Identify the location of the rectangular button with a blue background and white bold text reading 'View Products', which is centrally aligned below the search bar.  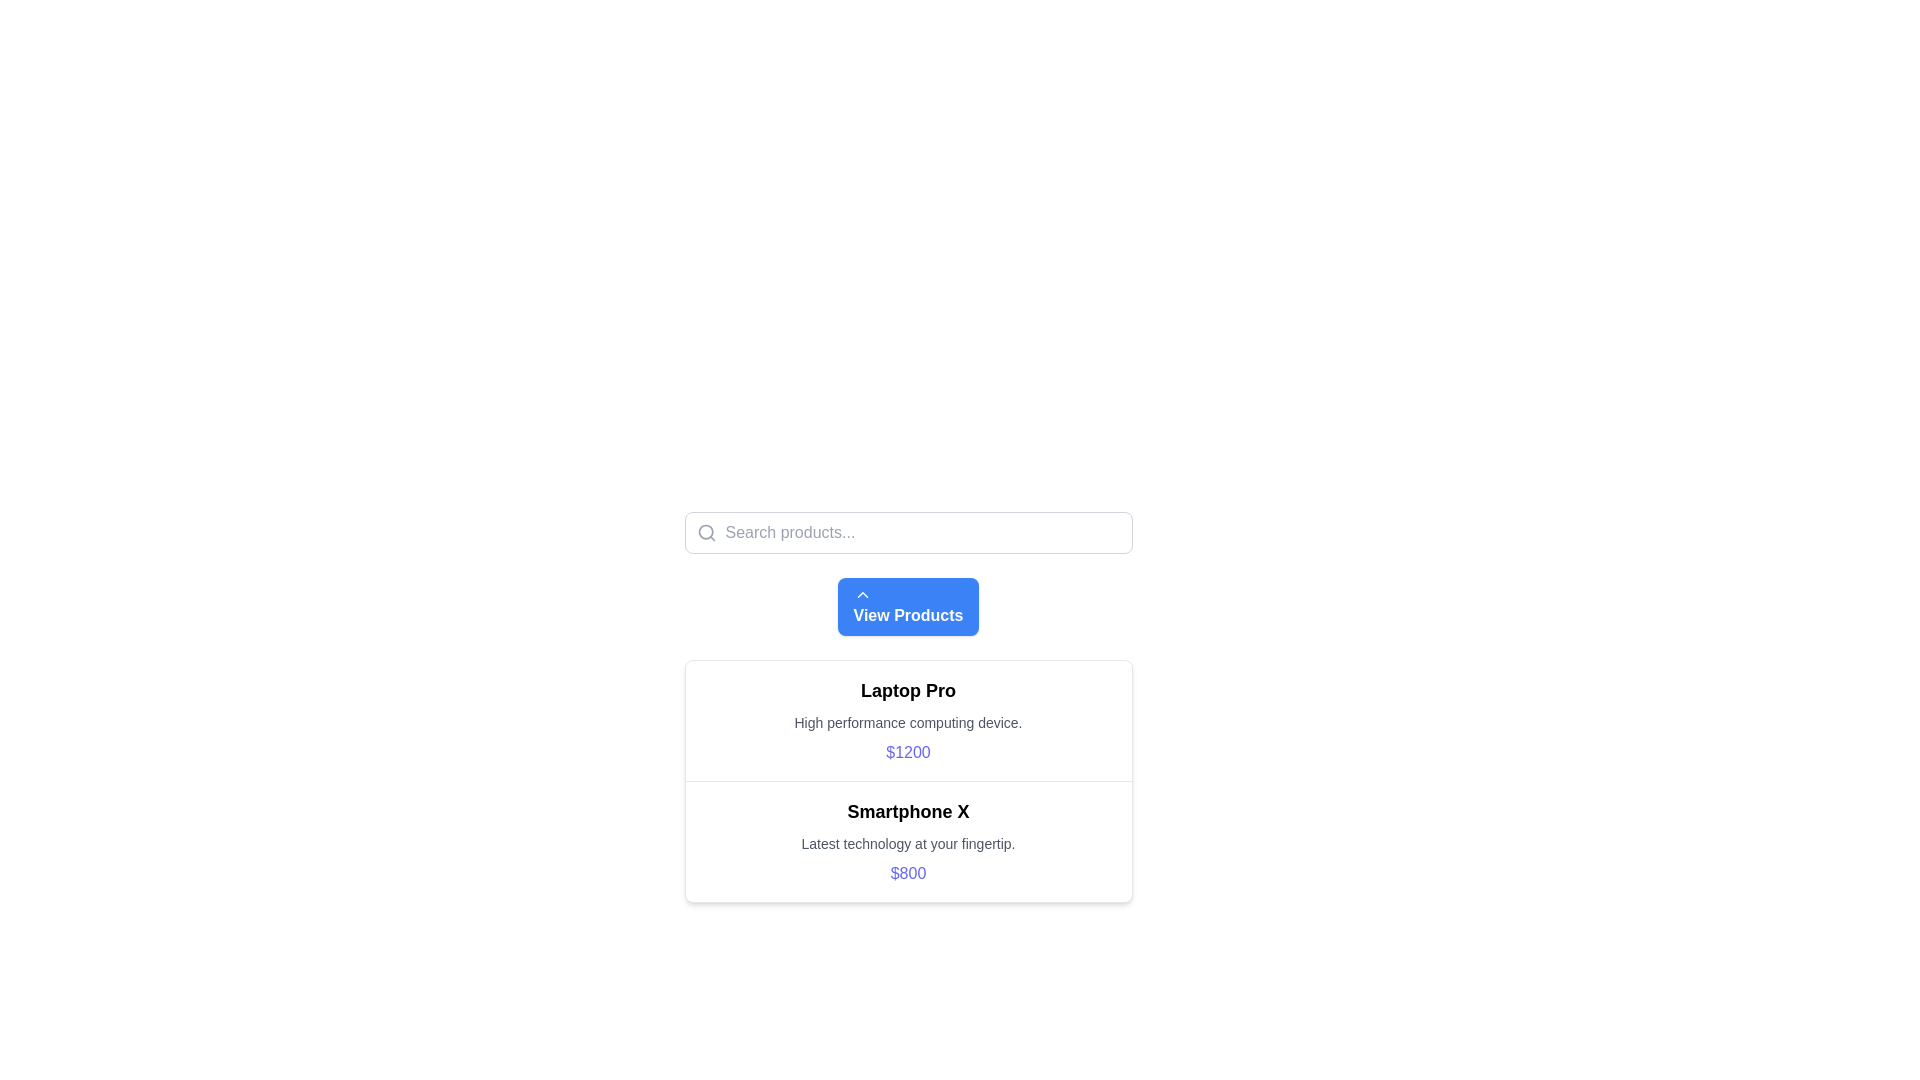
(907, 605).